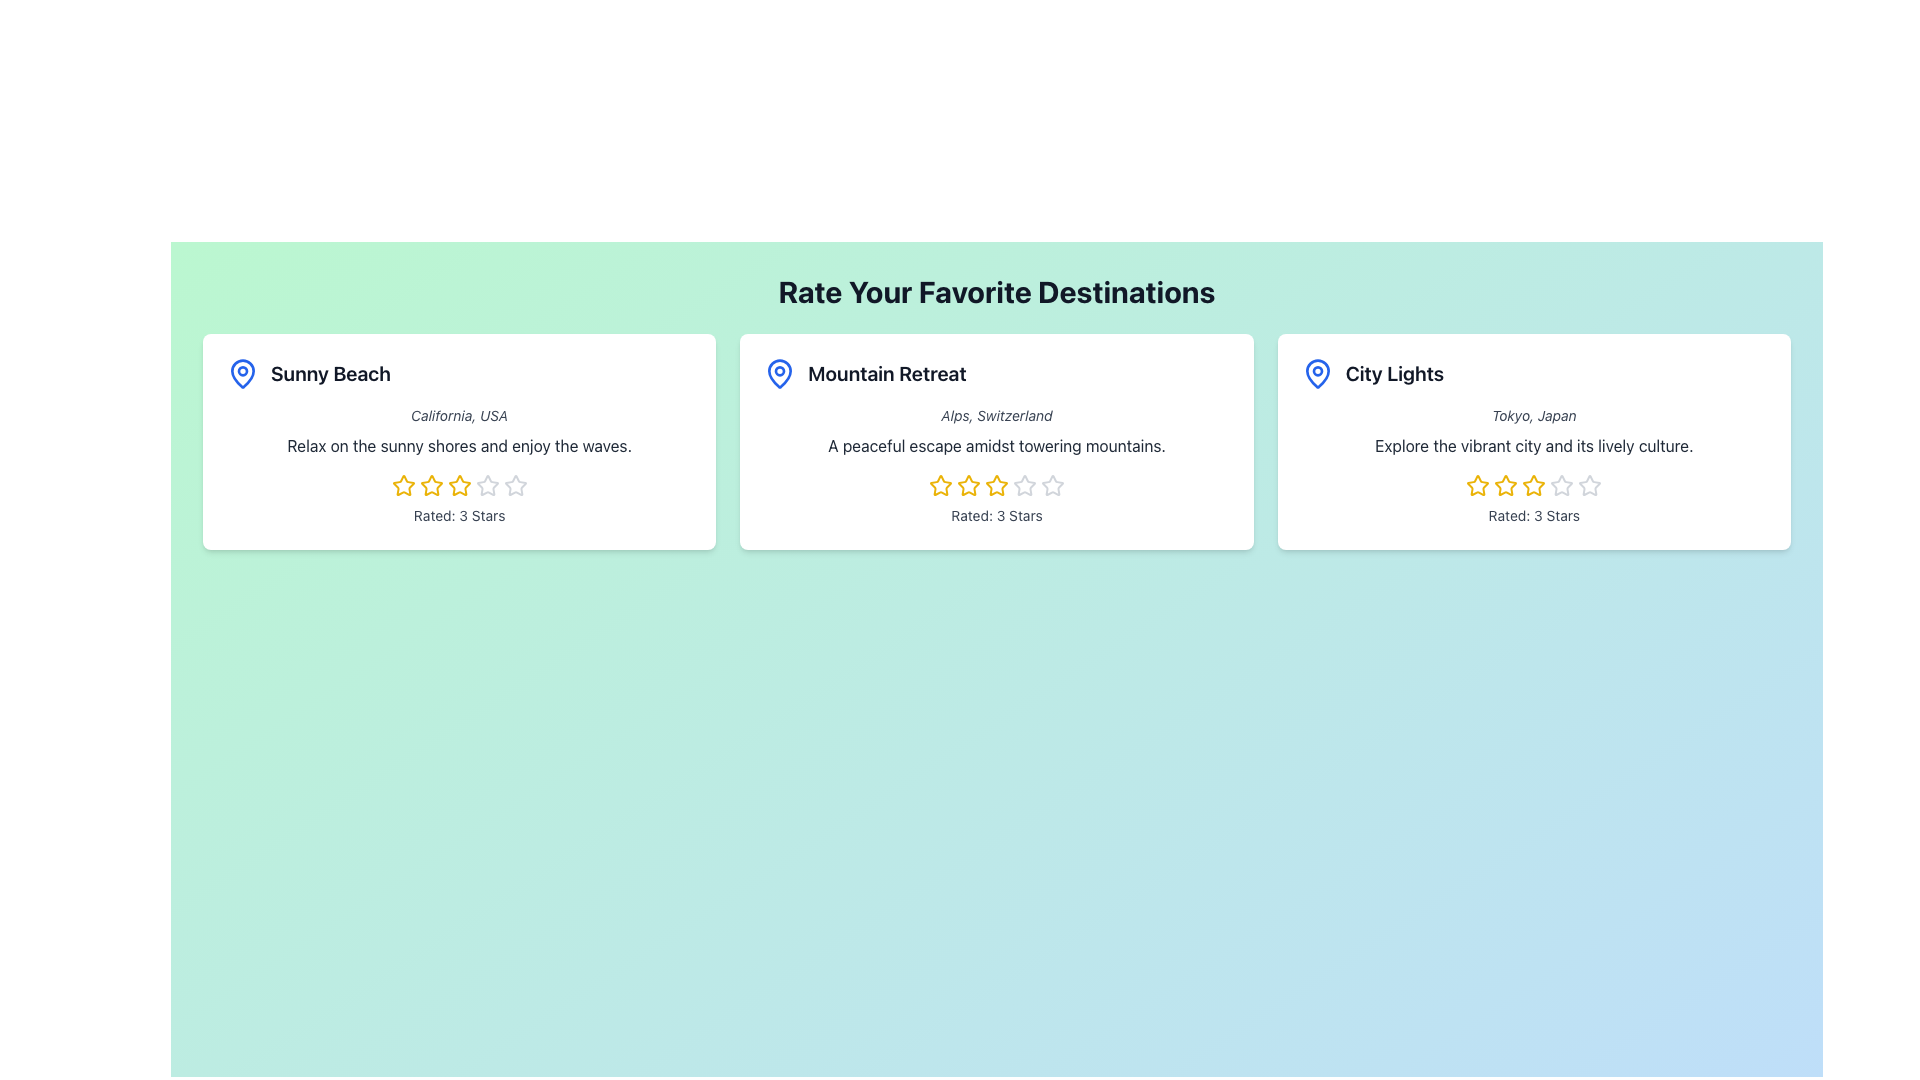  I want to click on one of the star icons in the Rating star component to set a rating, which is visually represented by the filled stars and the hover effects, so click(997, 486).